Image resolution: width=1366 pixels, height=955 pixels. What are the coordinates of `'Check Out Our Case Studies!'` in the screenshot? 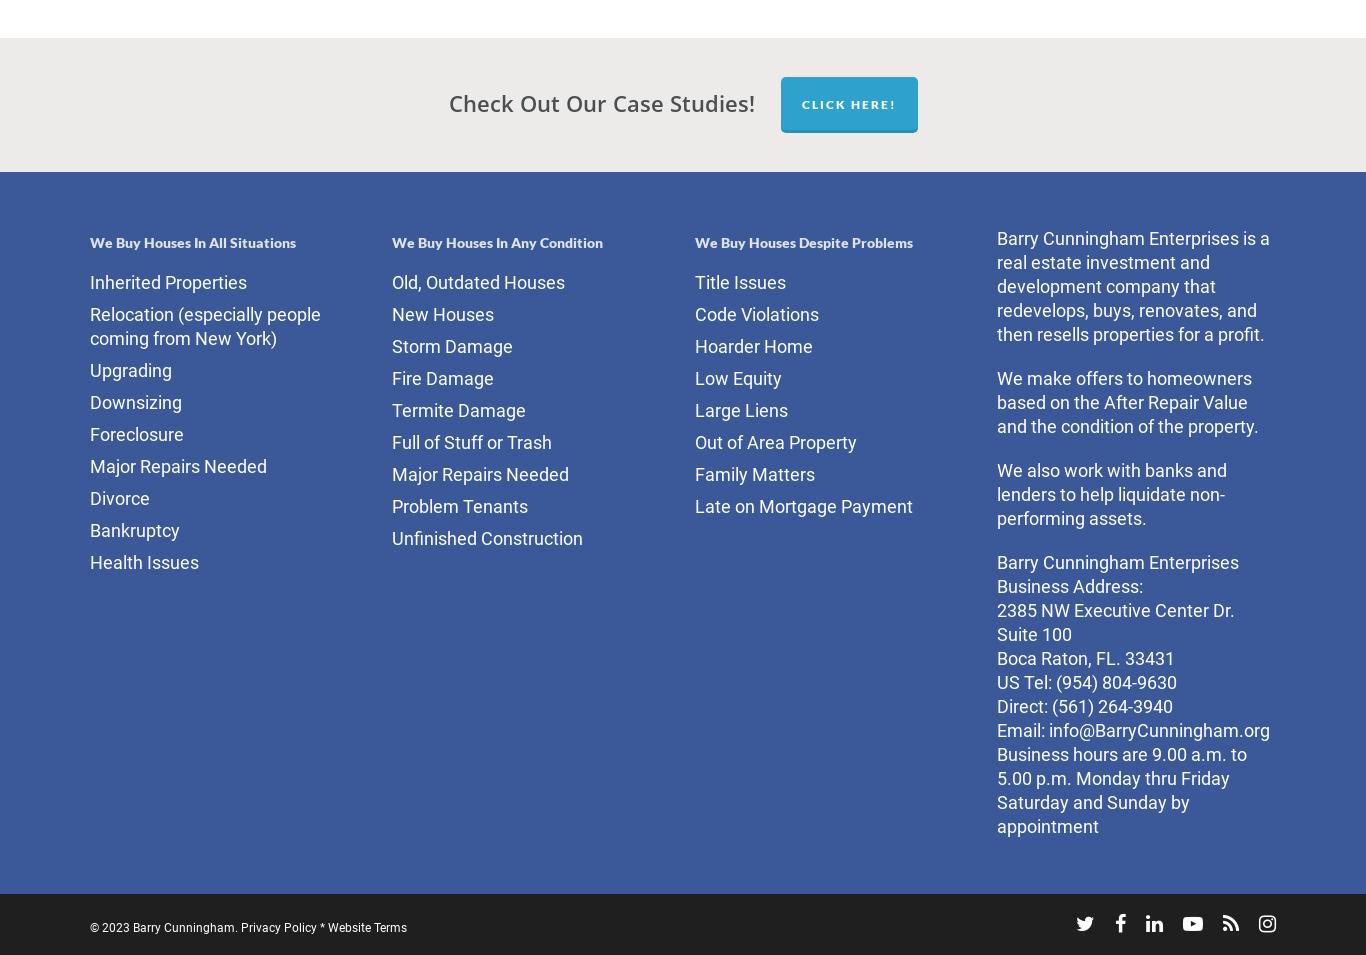 It's located at (600, 100).